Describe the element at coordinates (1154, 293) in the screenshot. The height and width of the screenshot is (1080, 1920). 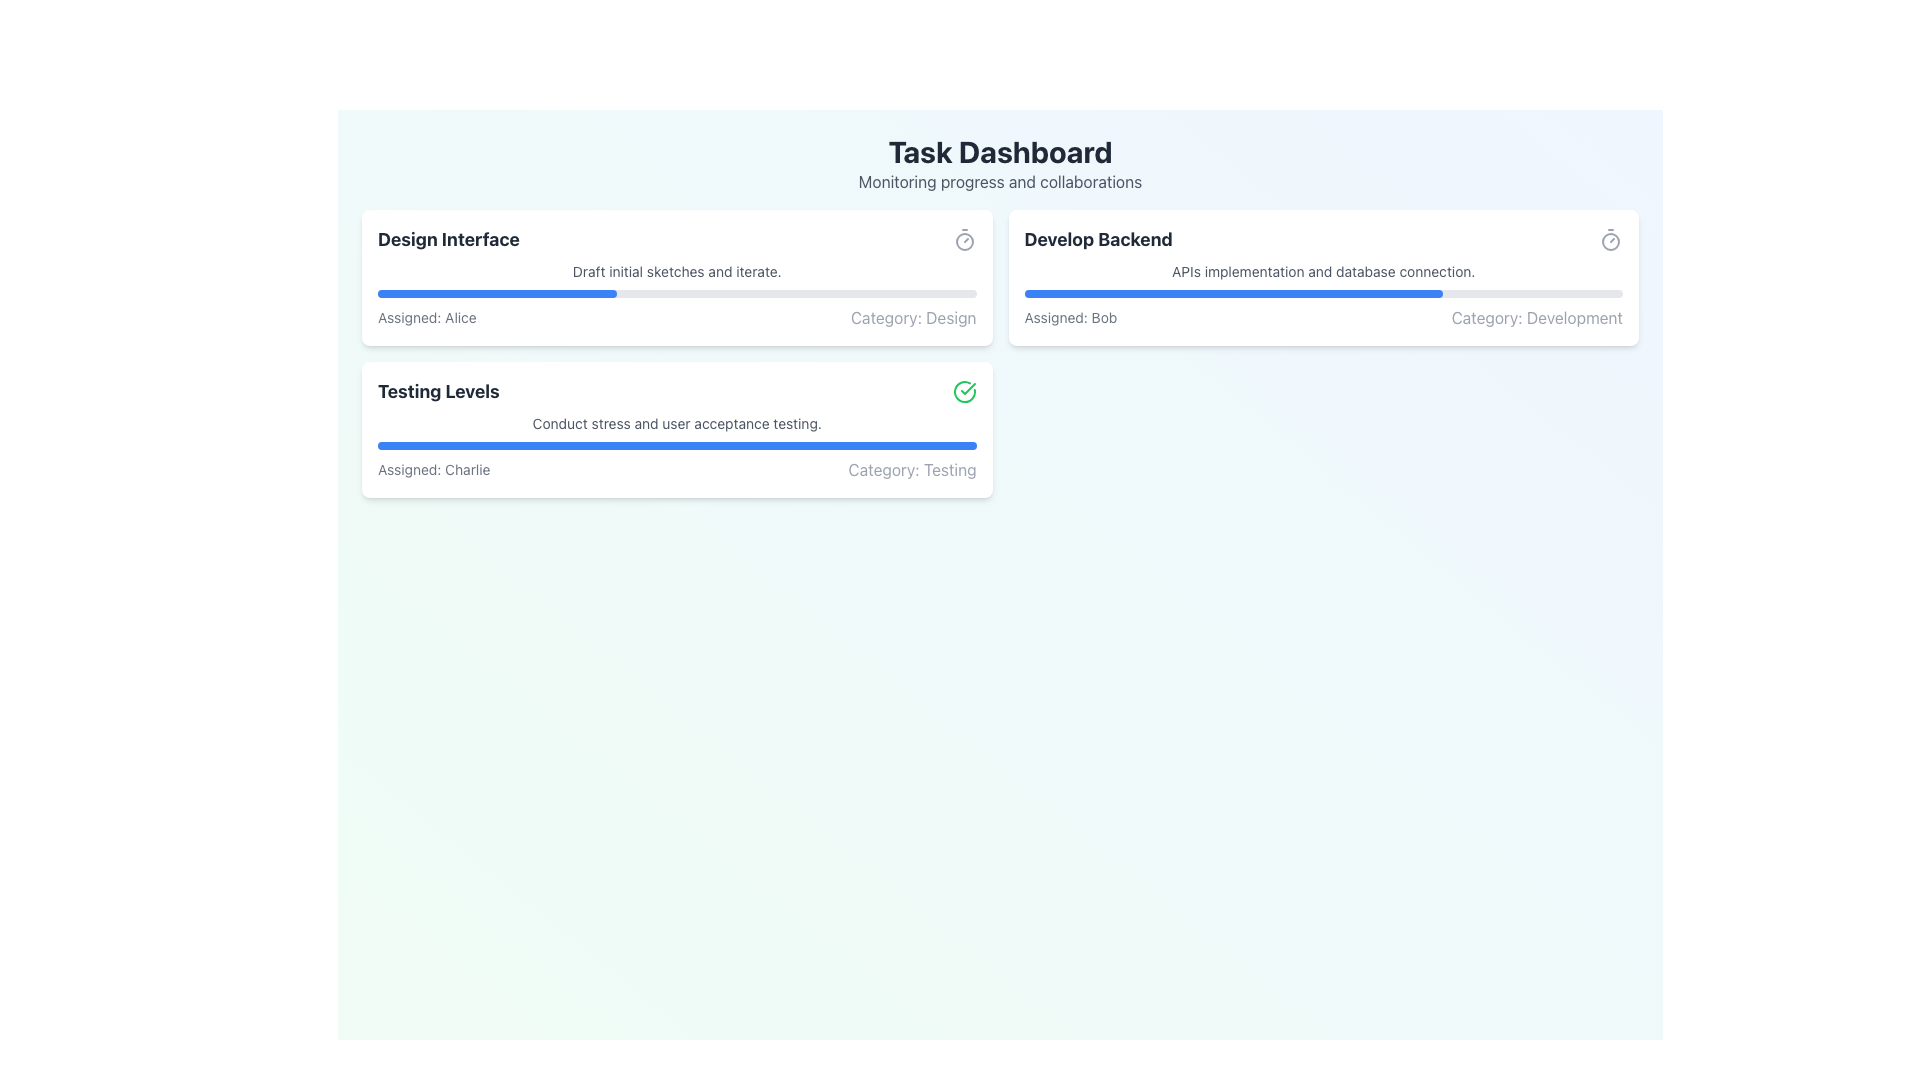
I see `the progress bar value` at that location.